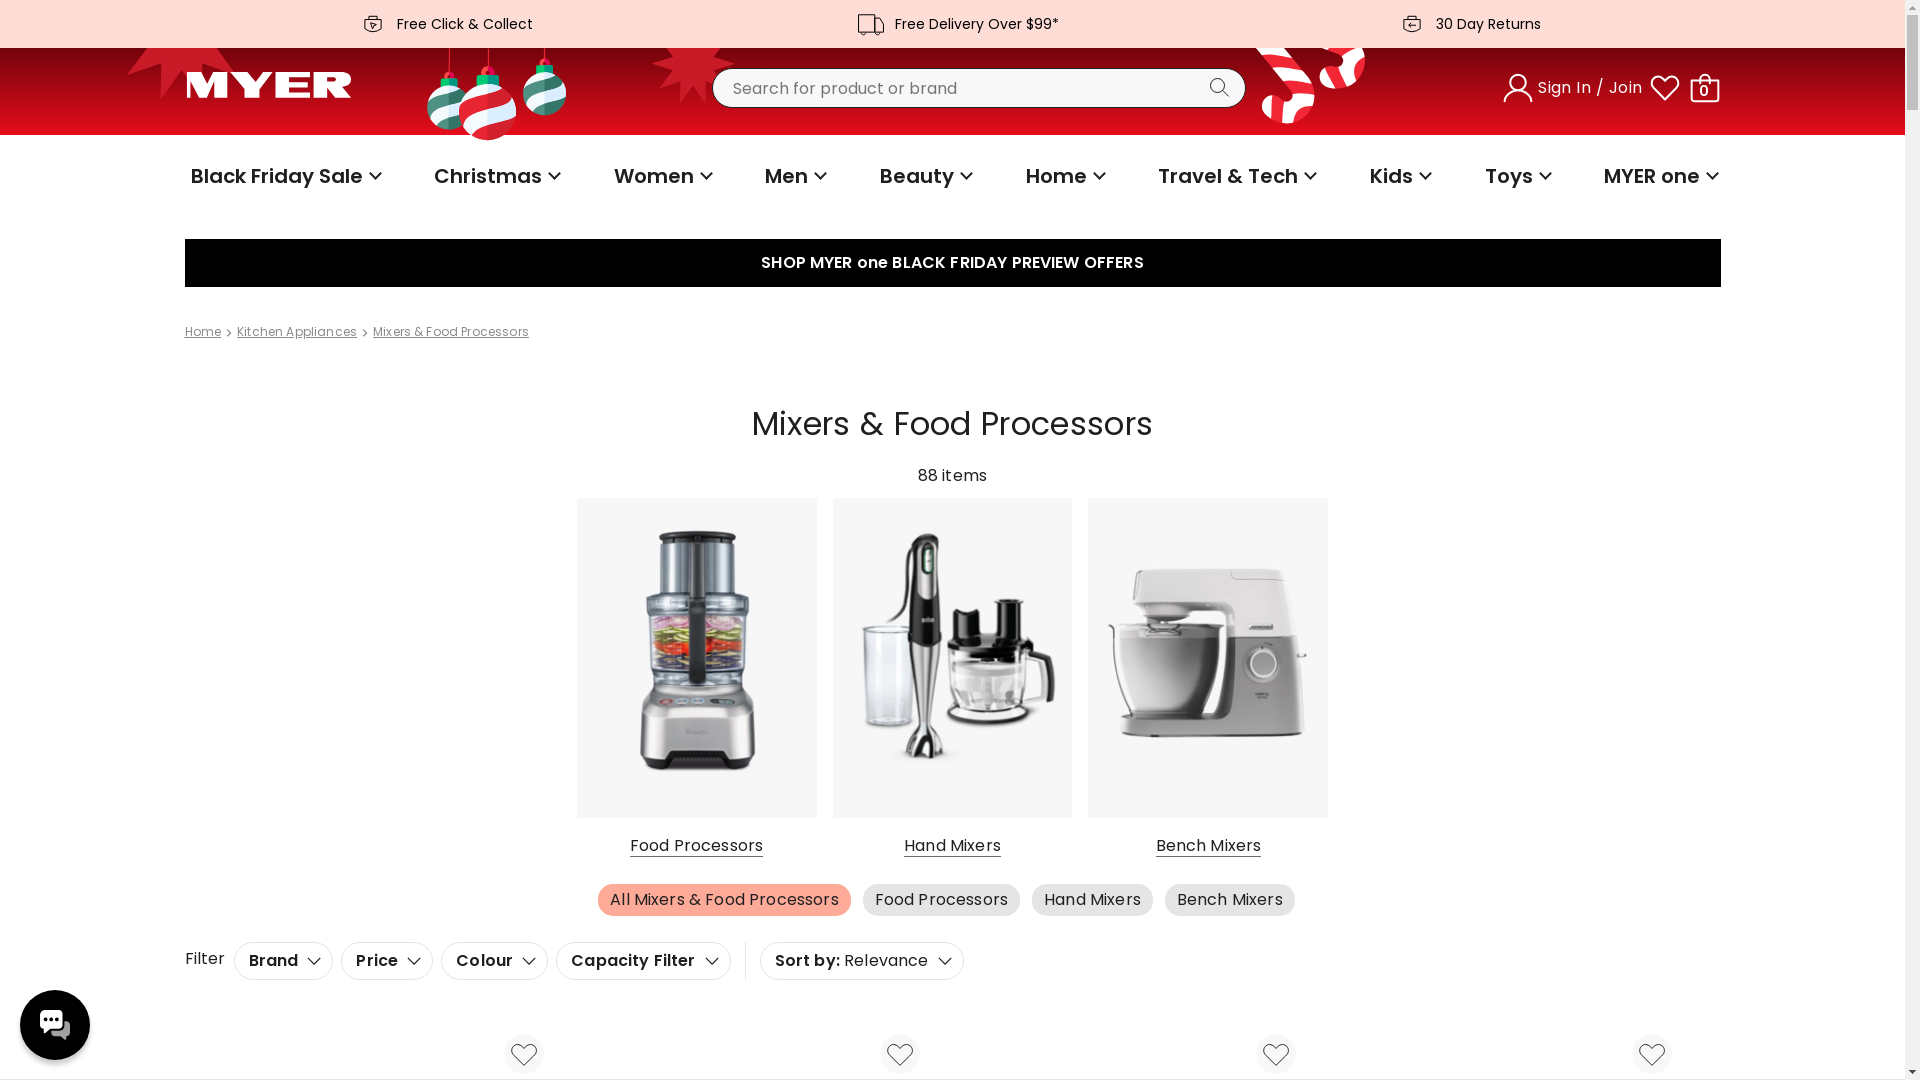 This screenshot has height=1080, width=1920. What do you see at coordinates (1516, 175) in the screenshot?
I see `'Toys'` at bounding box center [1516, 175].